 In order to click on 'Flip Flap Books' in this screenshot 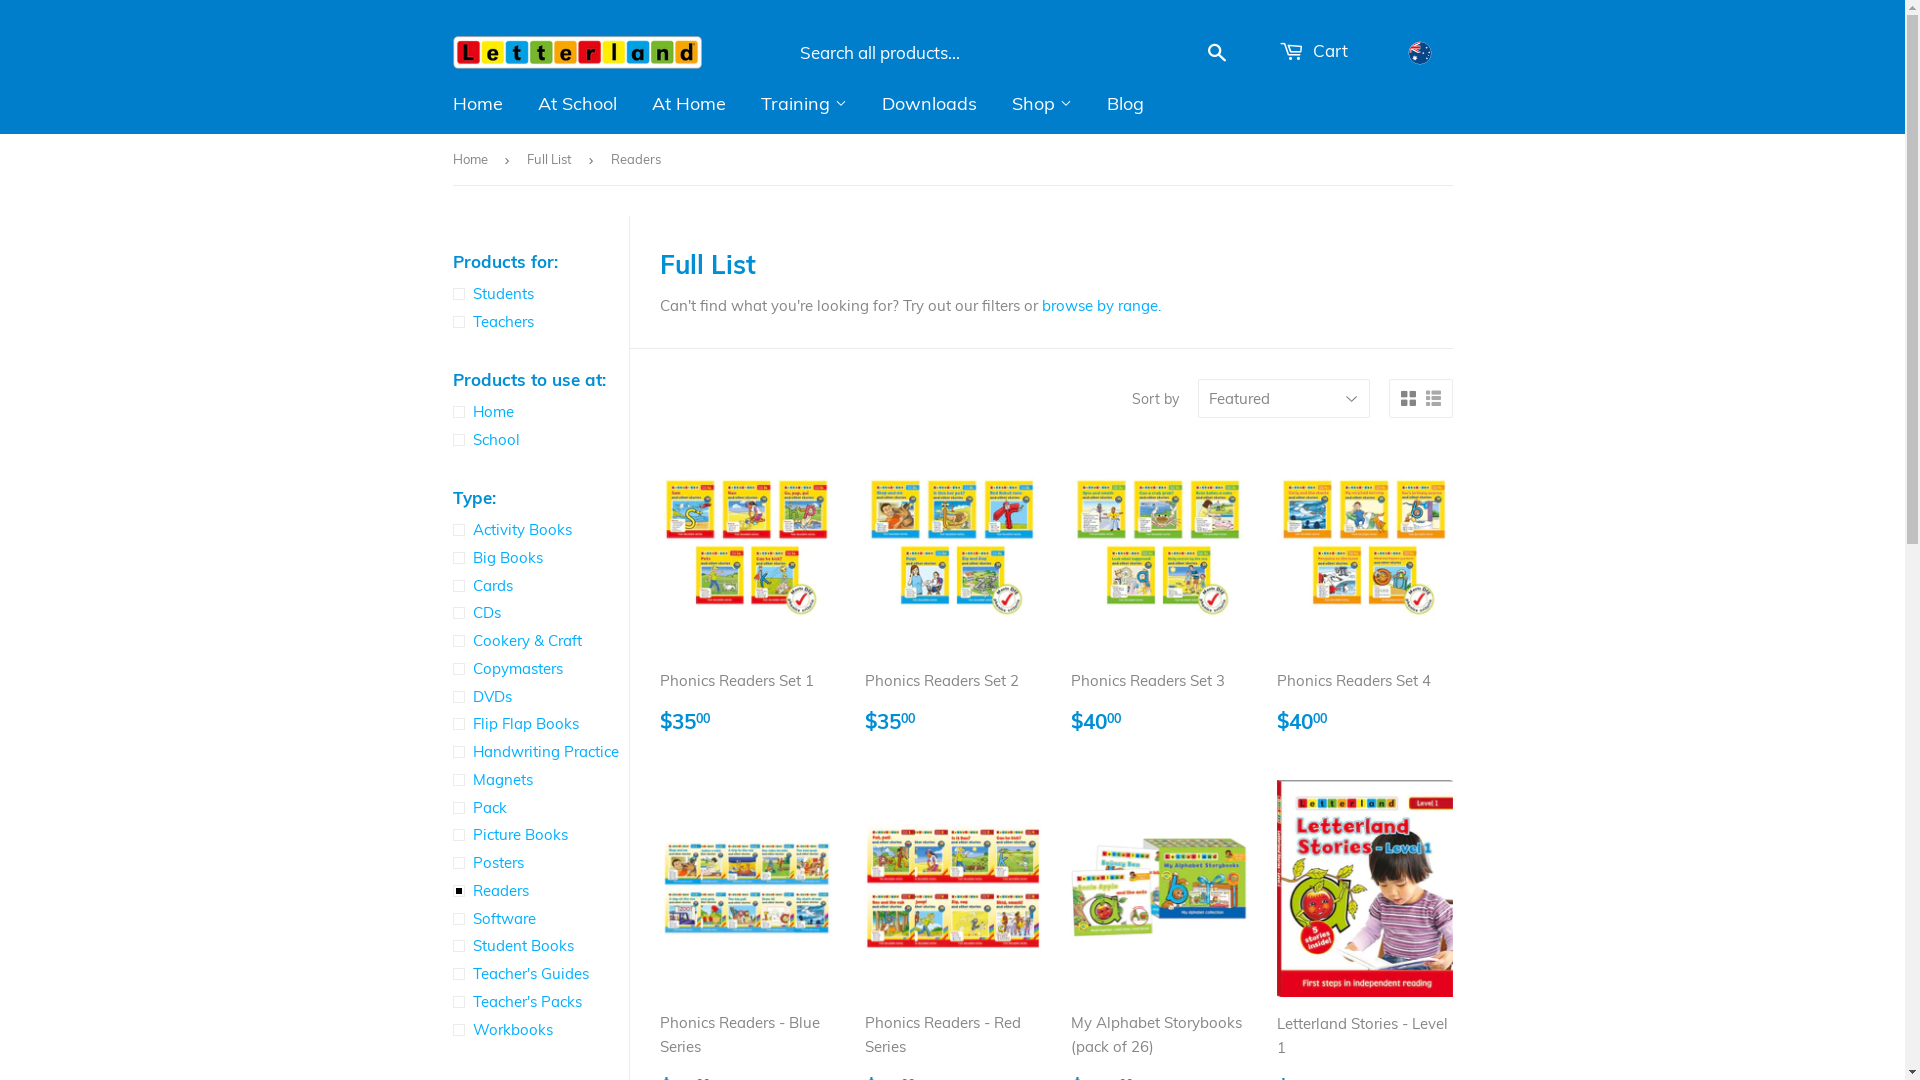, I will do `click(539, 724)`.